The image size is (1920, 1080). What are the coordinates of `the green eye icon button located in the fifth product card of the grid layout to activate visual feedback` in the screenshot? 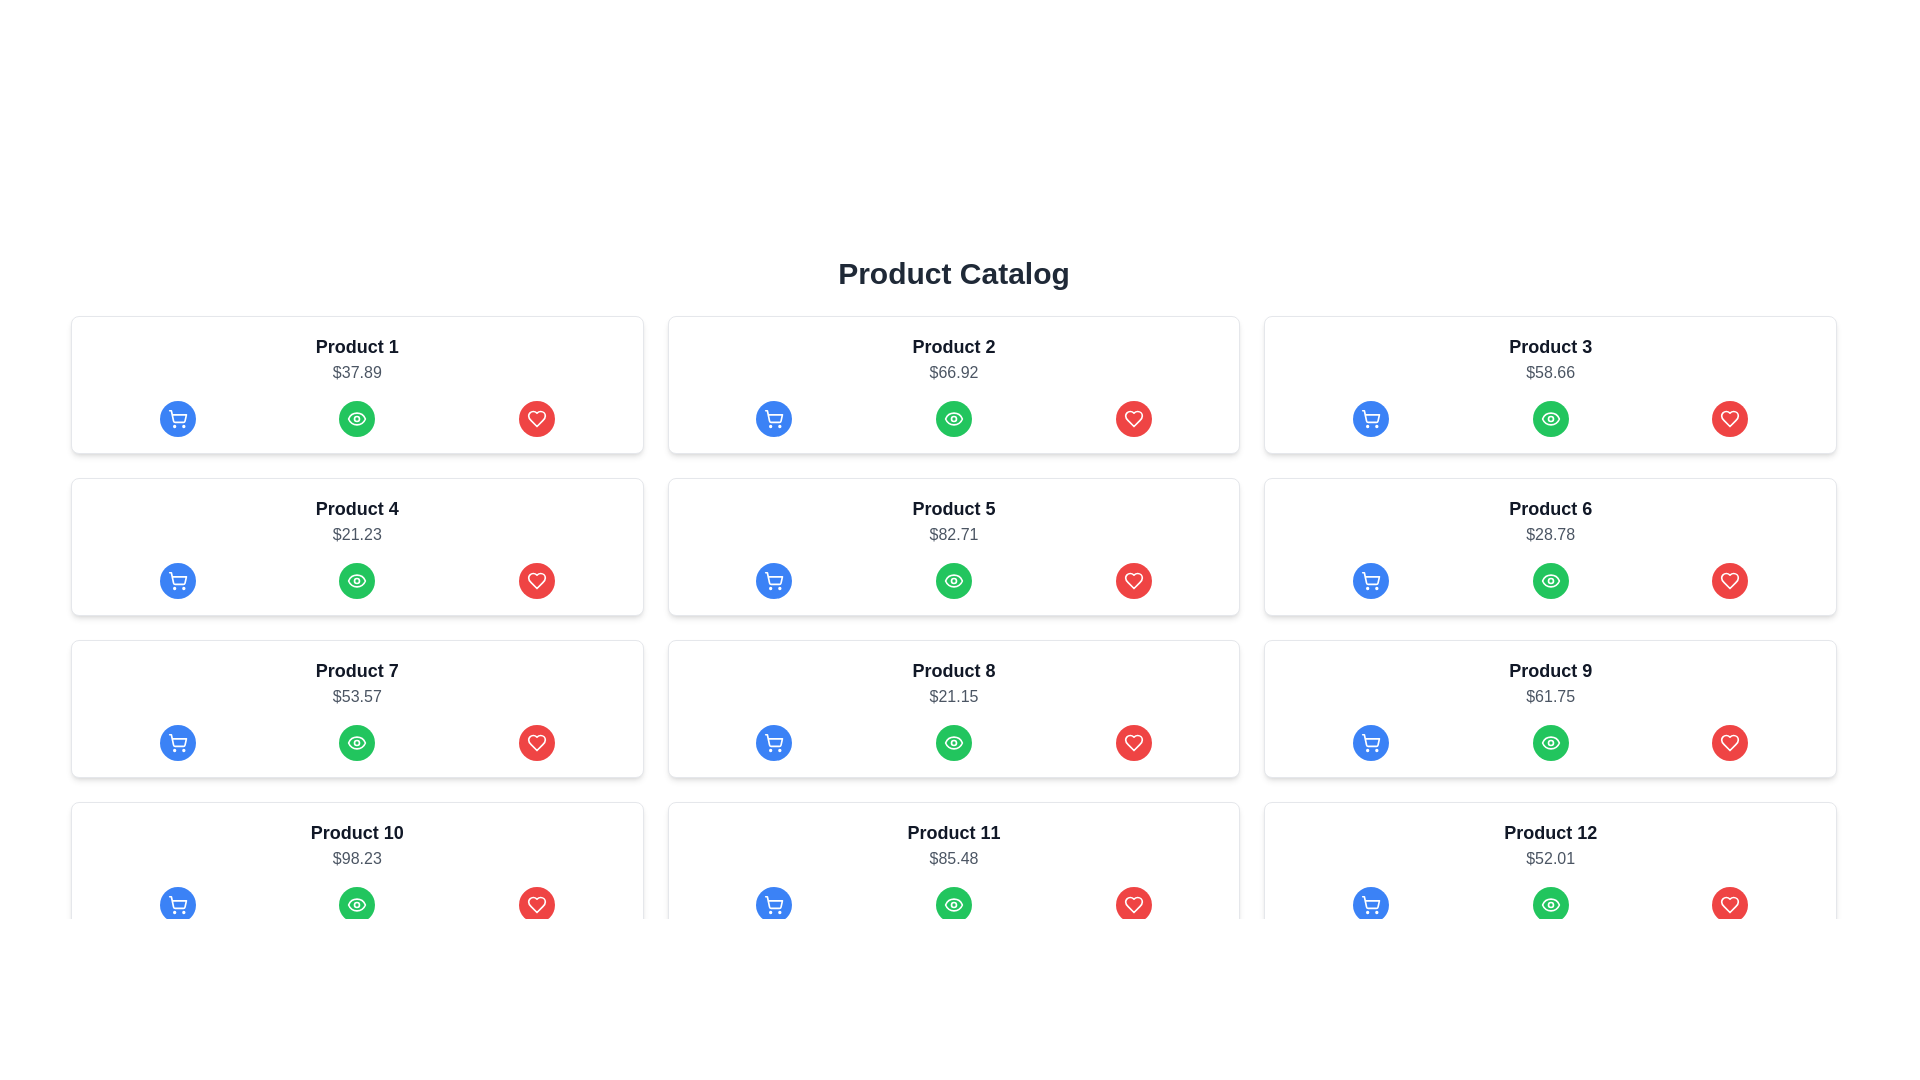 It's located at (953, 581).